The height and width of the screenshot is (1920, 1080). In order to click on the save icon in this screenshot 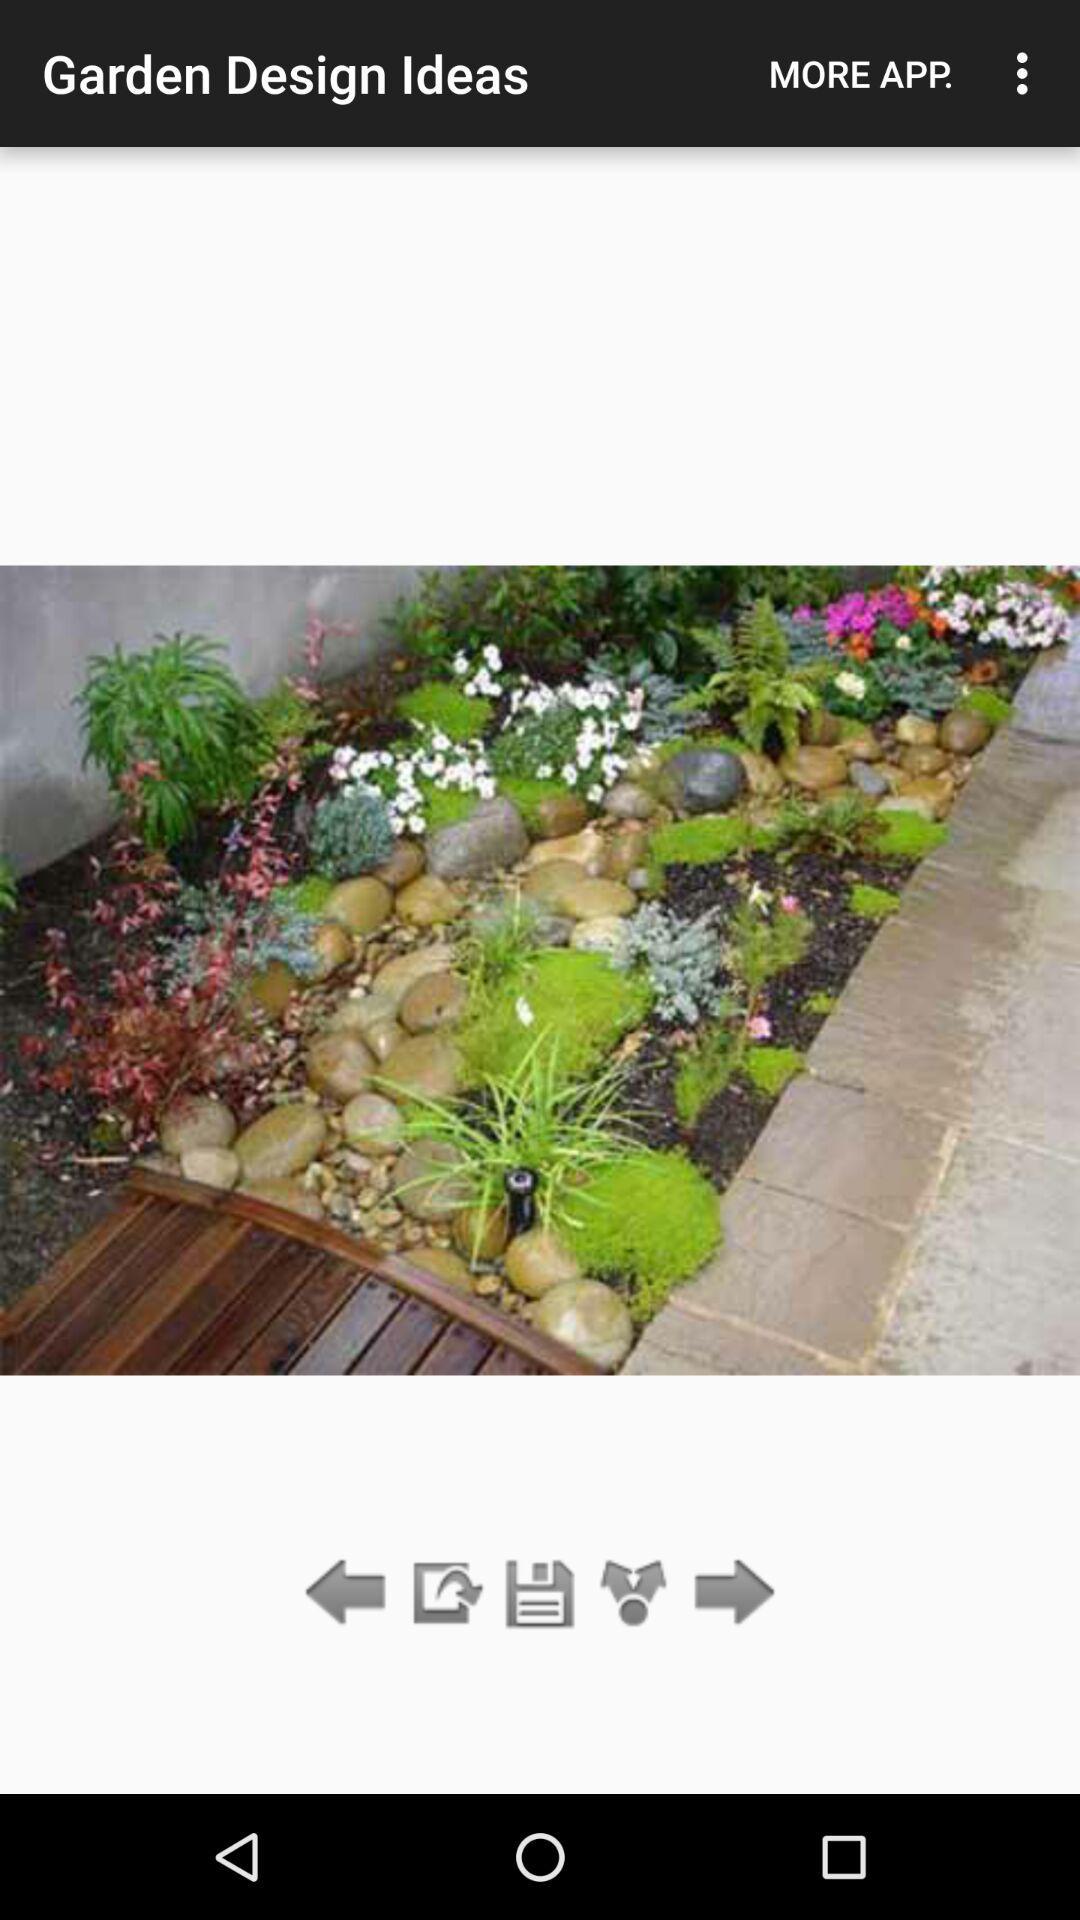, I will do `click(540, 1593)`.